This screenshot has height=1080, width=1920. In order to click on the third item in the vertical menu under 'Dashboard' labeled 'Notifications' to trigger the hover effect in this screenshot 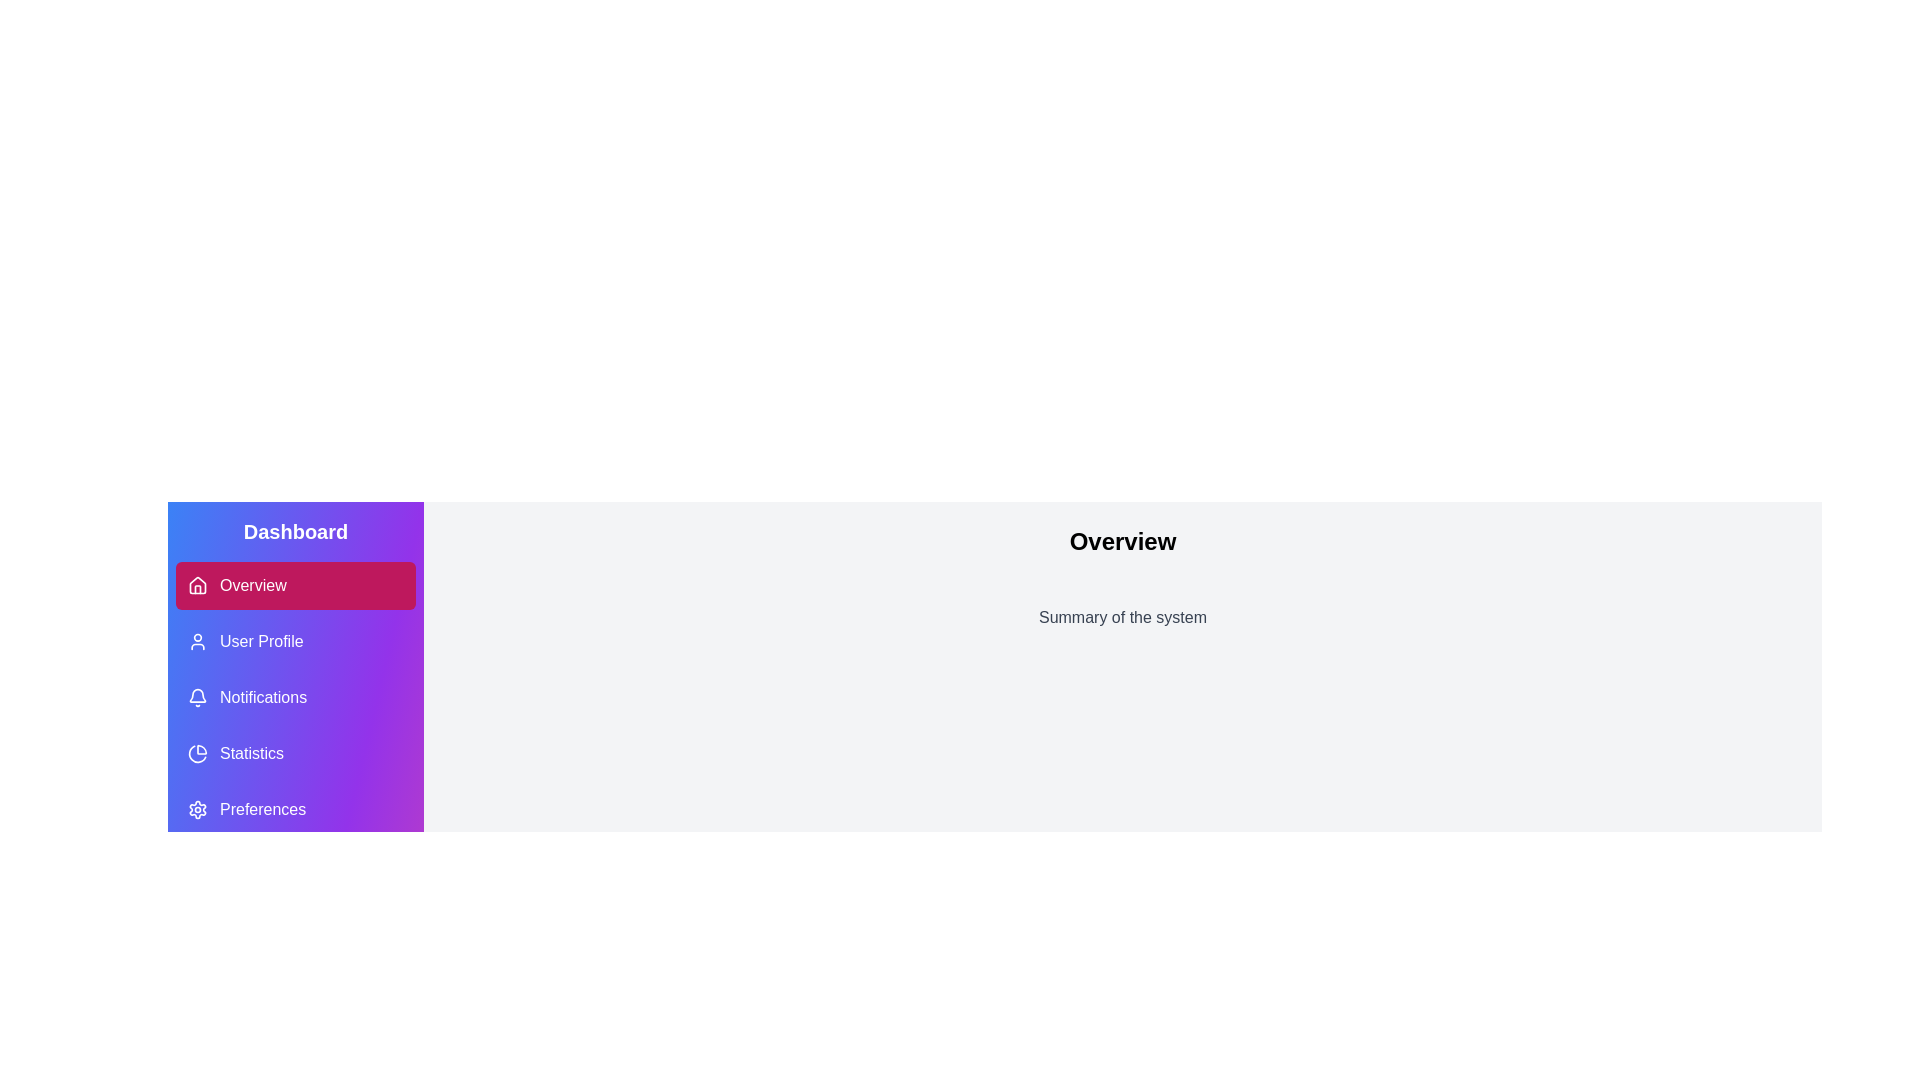, I will do `click(295, 697)`.